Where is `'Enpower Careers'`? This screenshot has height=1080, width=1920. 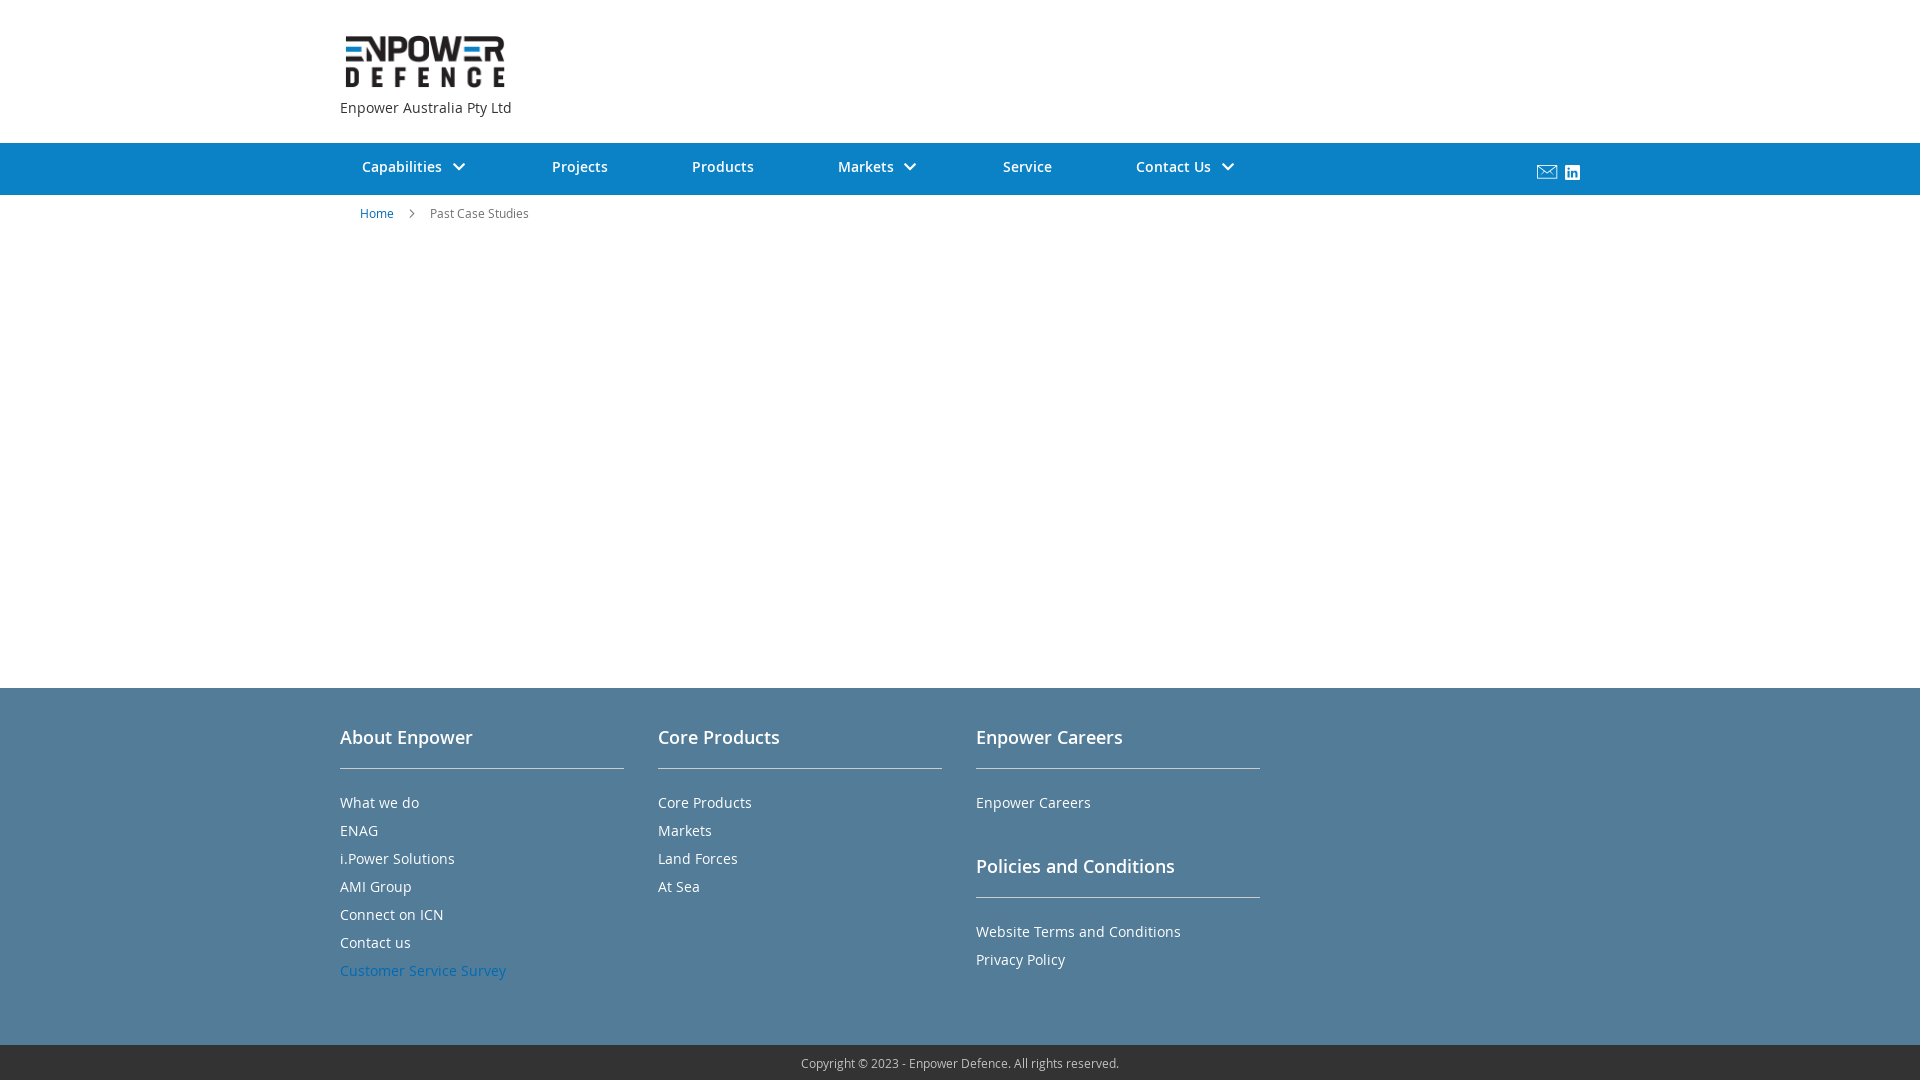 'Enpower Careers' is located at coordinates (1033, 801).